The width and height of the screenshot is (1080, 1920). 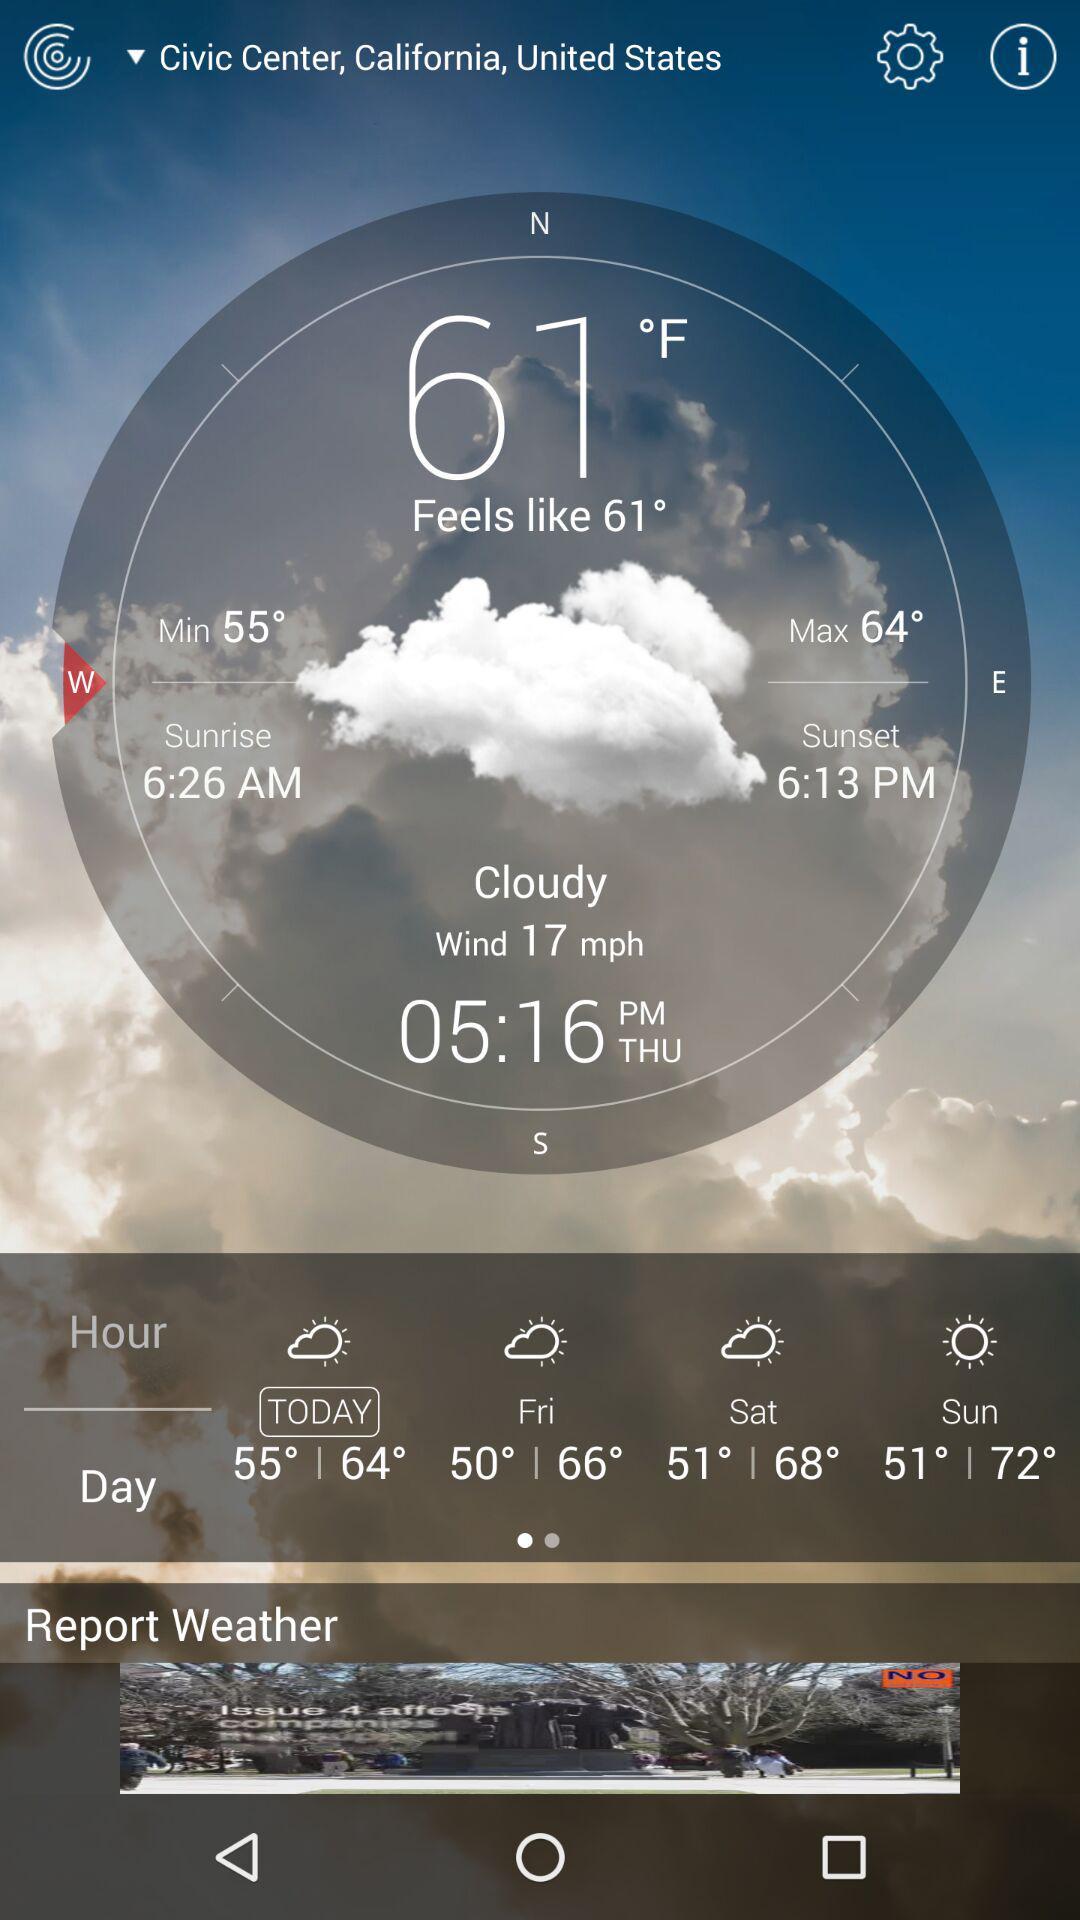 What do you see at coordinates (910, 56) in the screenshot?
I see `settings` at bounding box center [910, 56].